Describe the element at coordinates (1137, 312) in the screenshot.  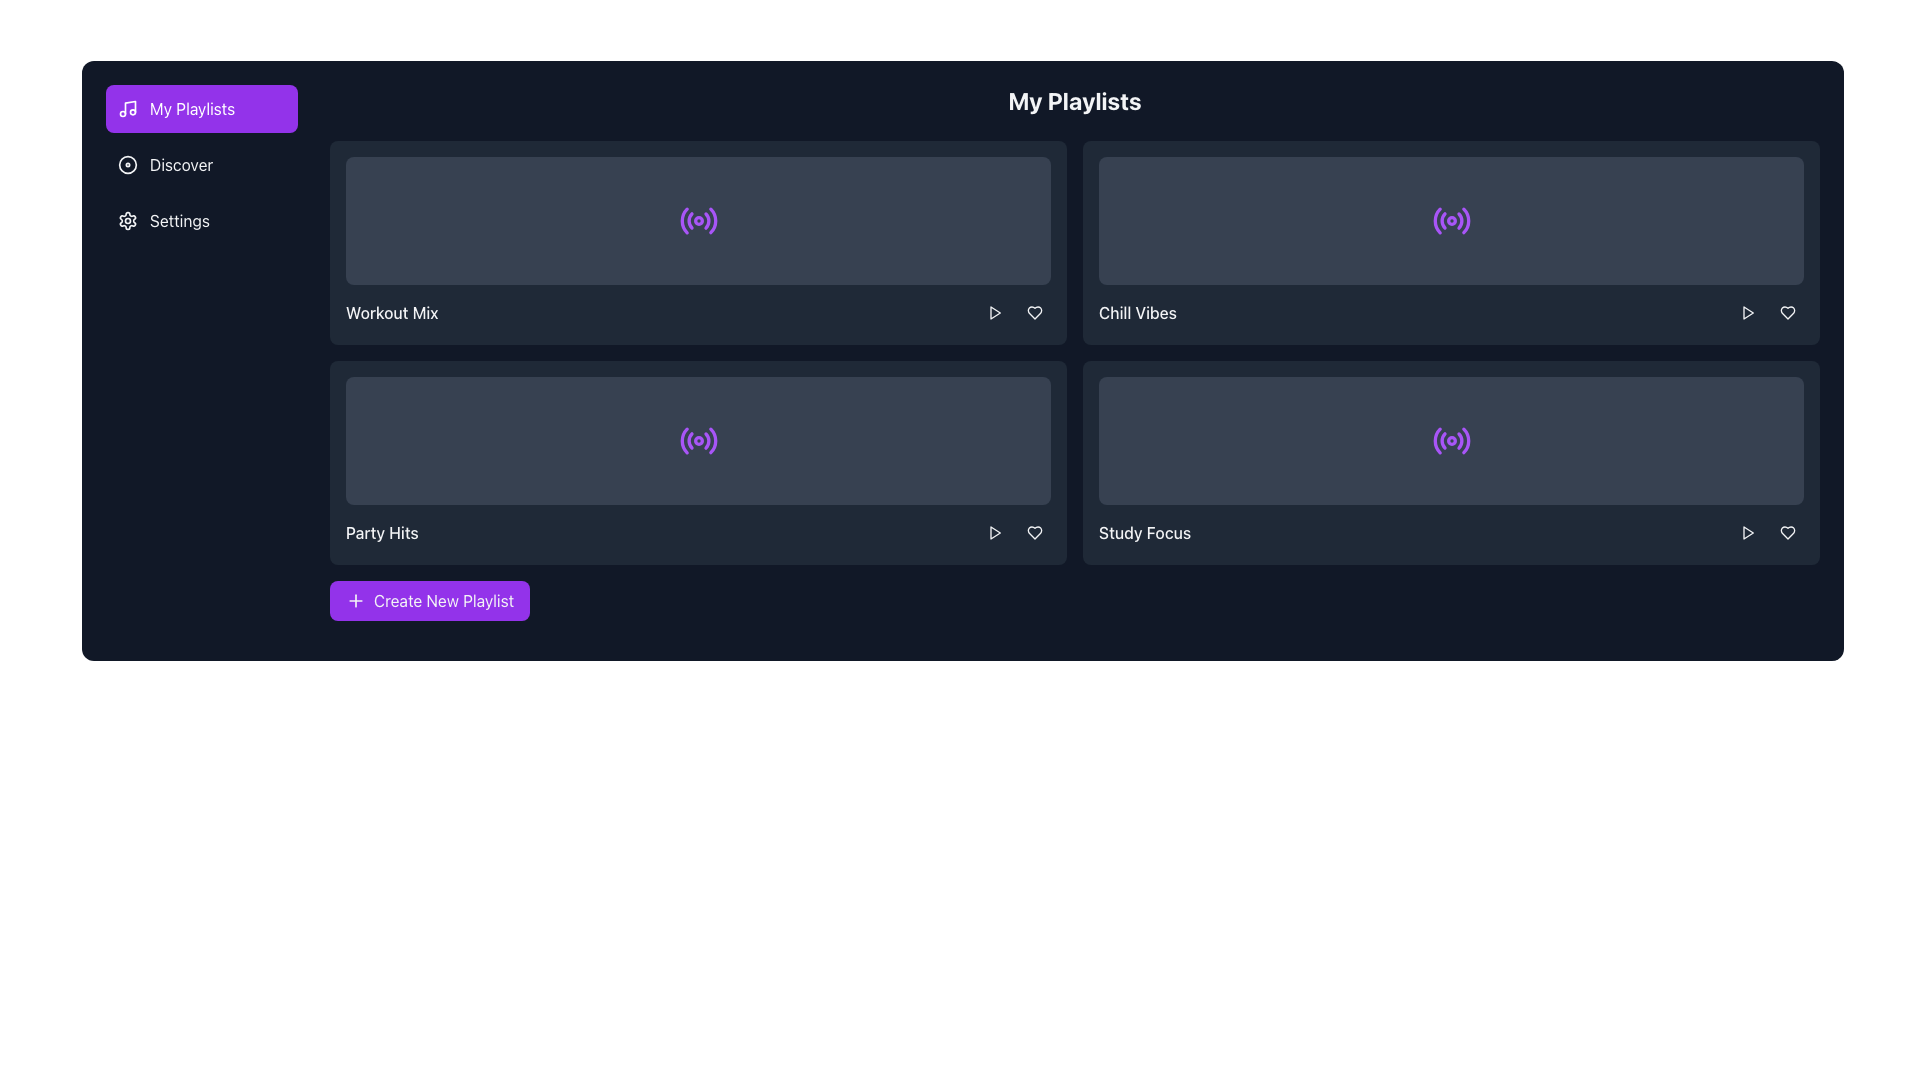
I see `the 'Chill Vibes' text label, which is displayed in a medium-sized white font on a dark background, located in the top-right quadrant of the interface` at that location.